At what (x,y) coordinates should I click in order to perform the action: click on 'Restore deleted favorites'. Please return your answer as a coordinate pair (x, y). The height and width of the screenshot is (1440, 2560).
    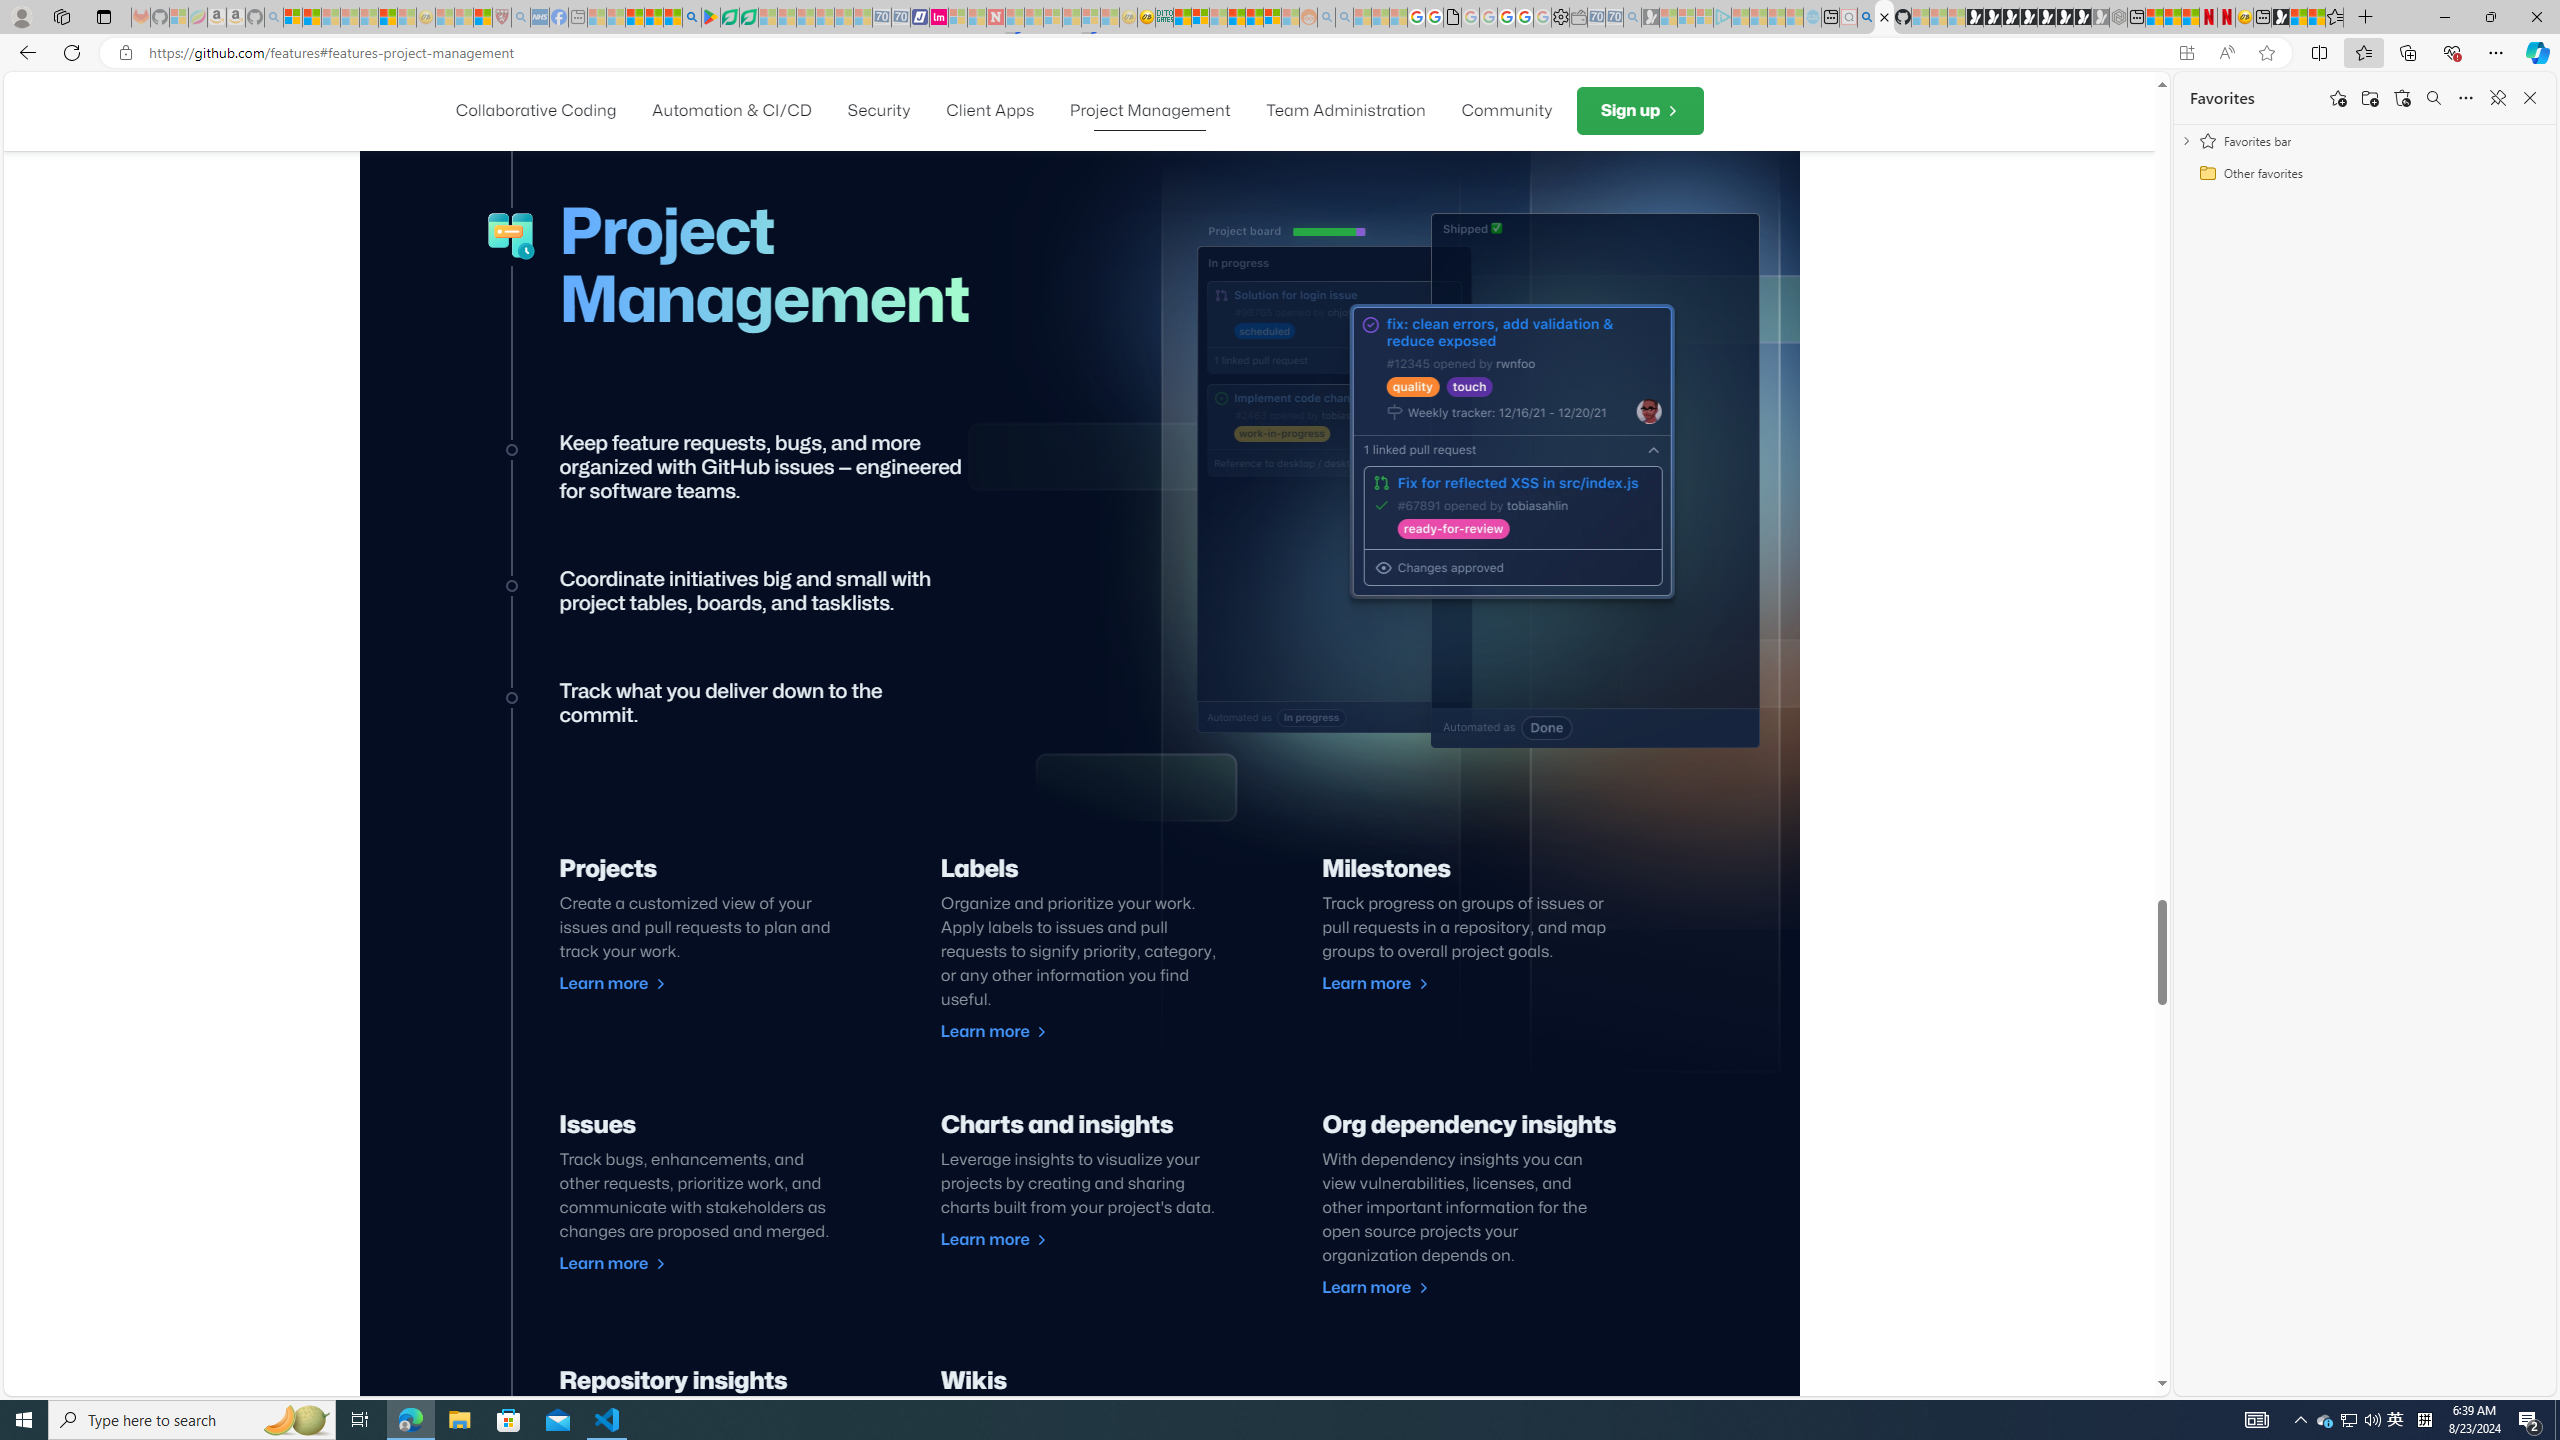
    Looking at the image, I should click on (2401, 96).